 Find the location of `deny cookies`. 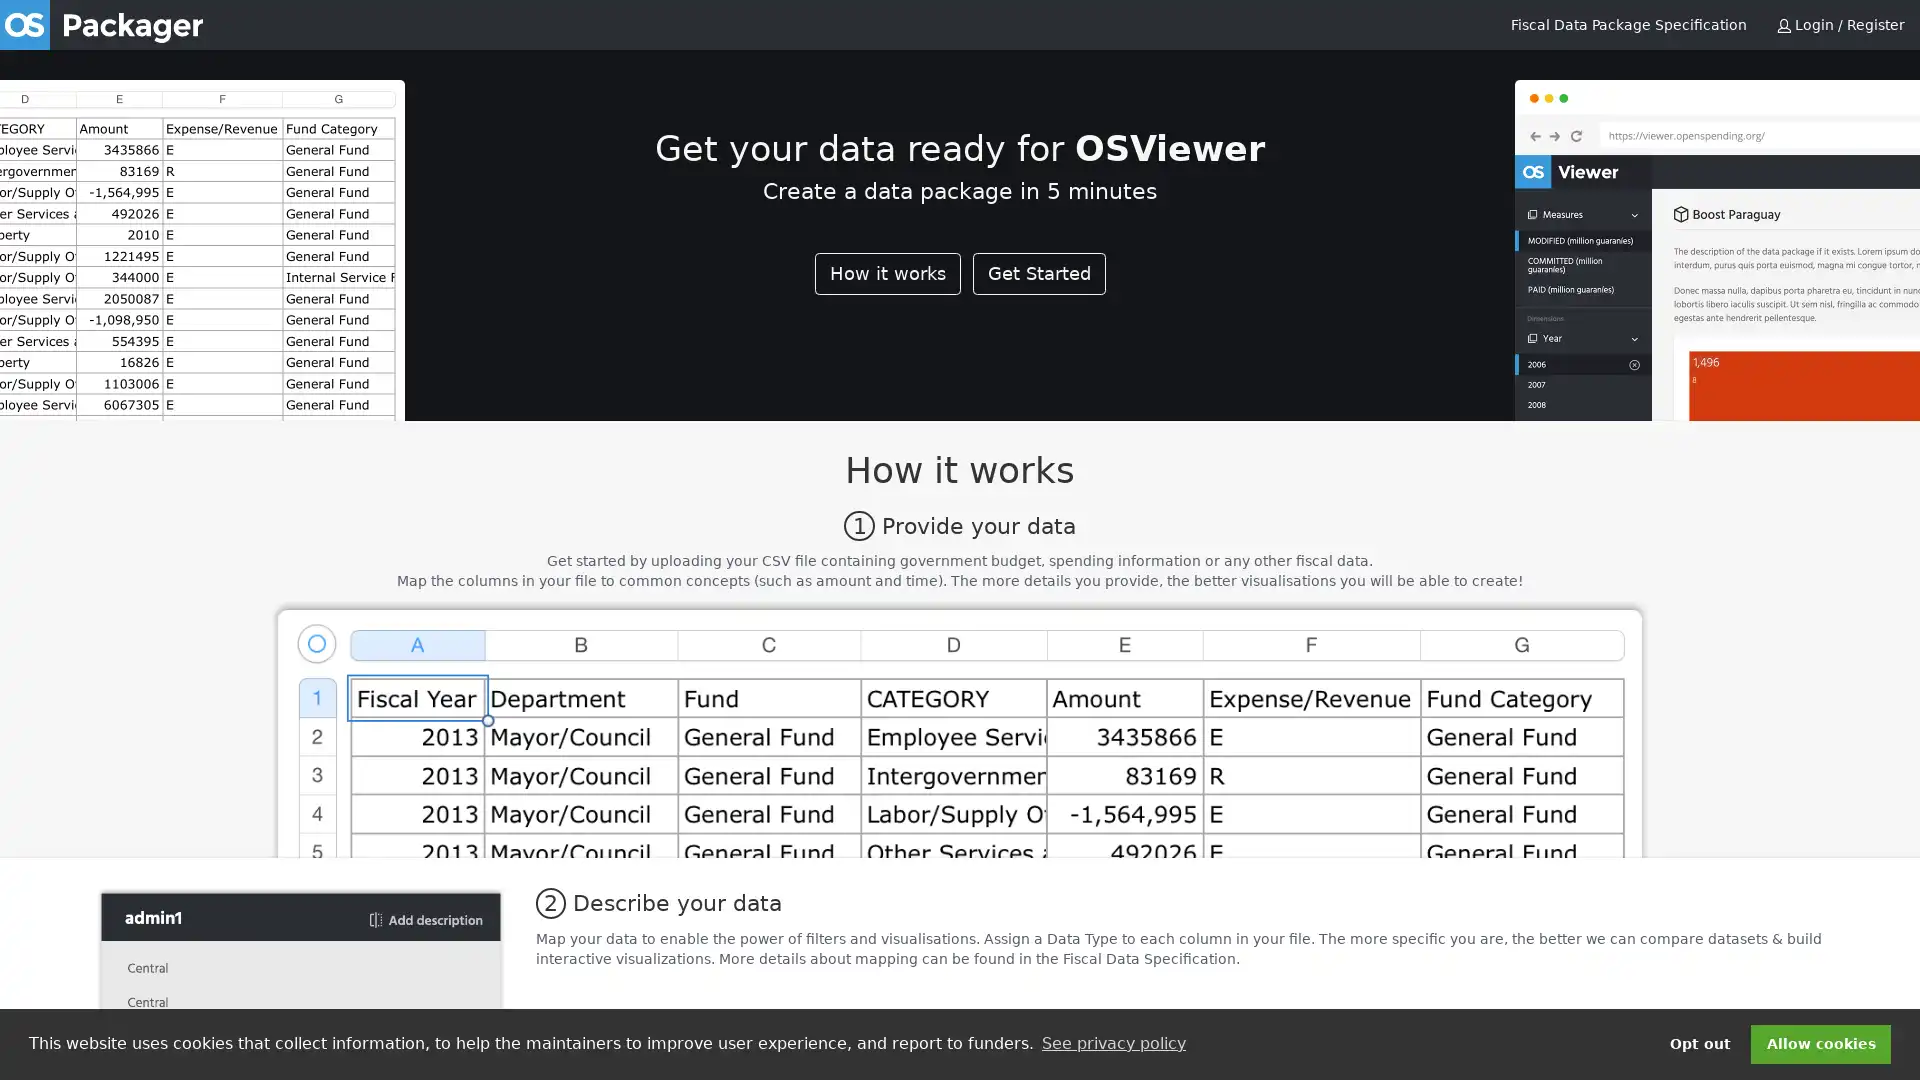

deny cookies is located at coordinates (1698, 1043).